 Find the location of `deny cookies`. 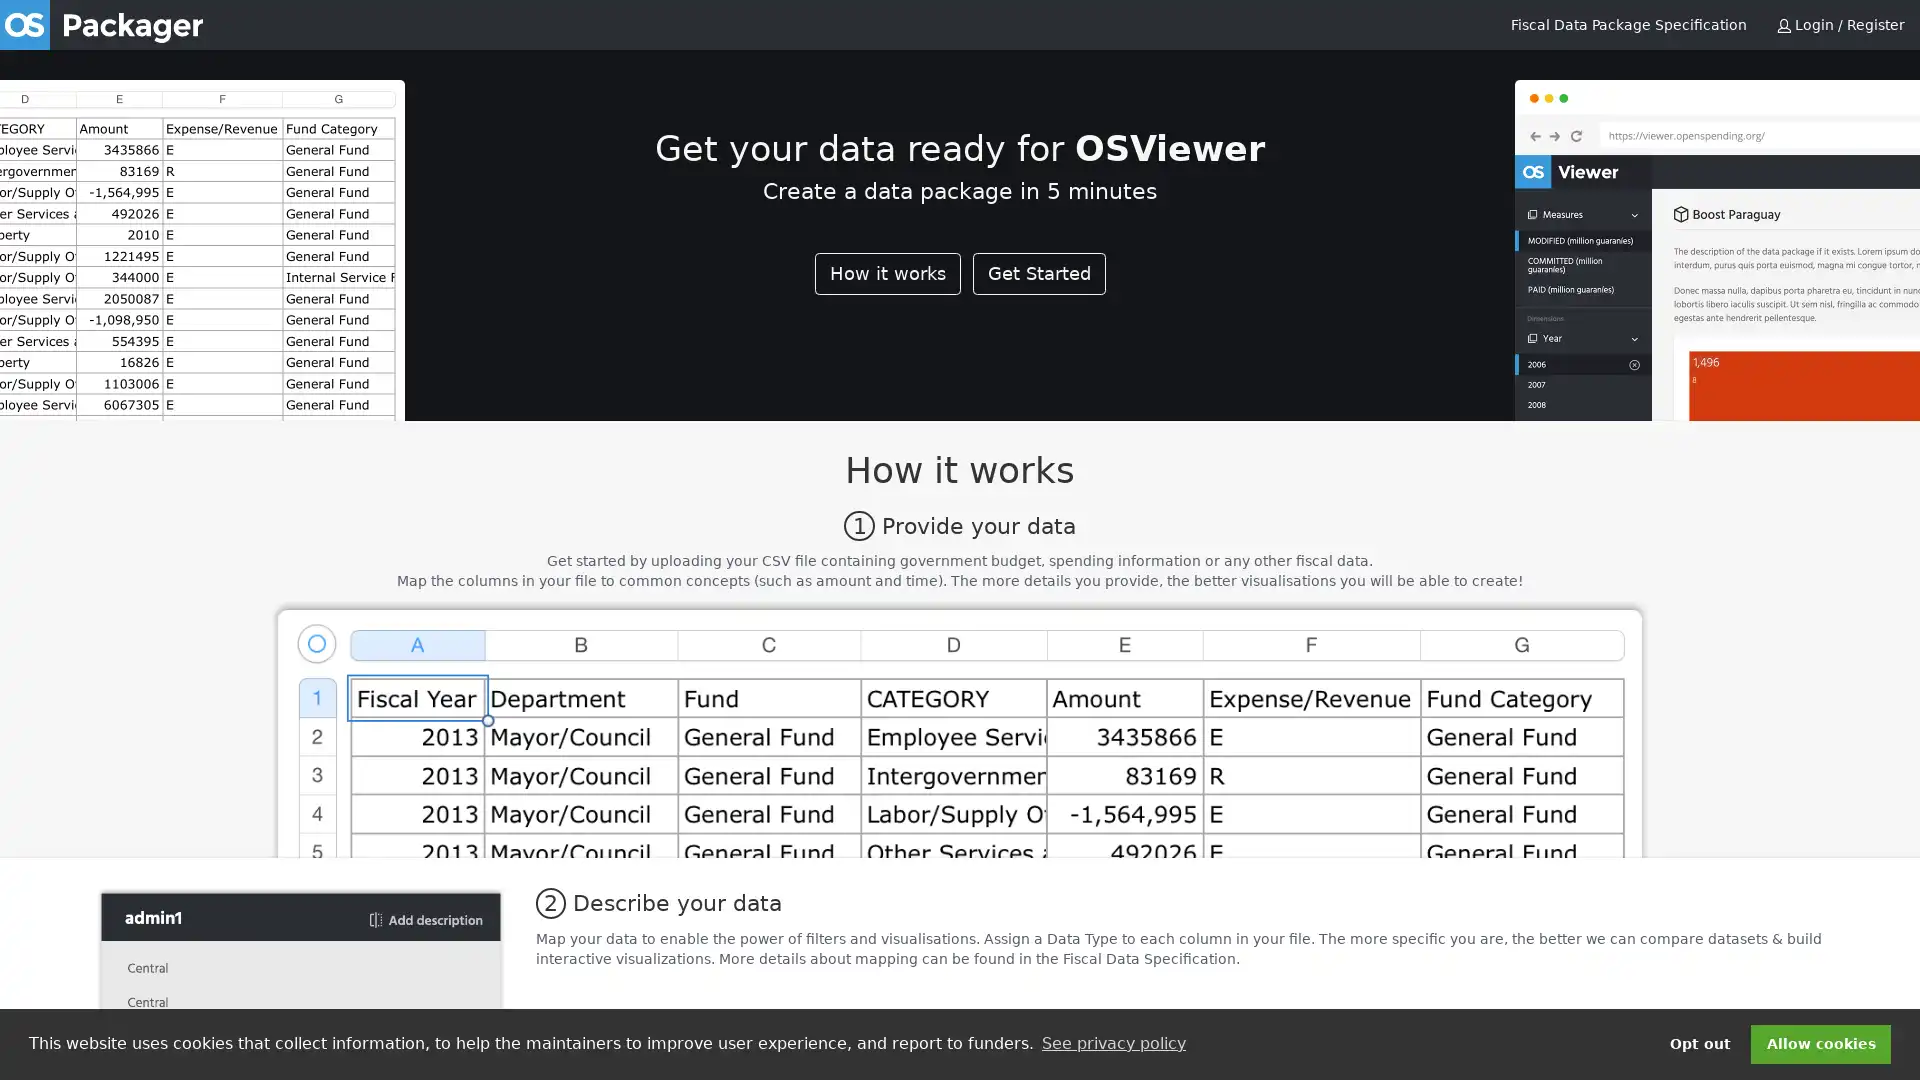

deny cookies is located at coordinates (1698, 1043).